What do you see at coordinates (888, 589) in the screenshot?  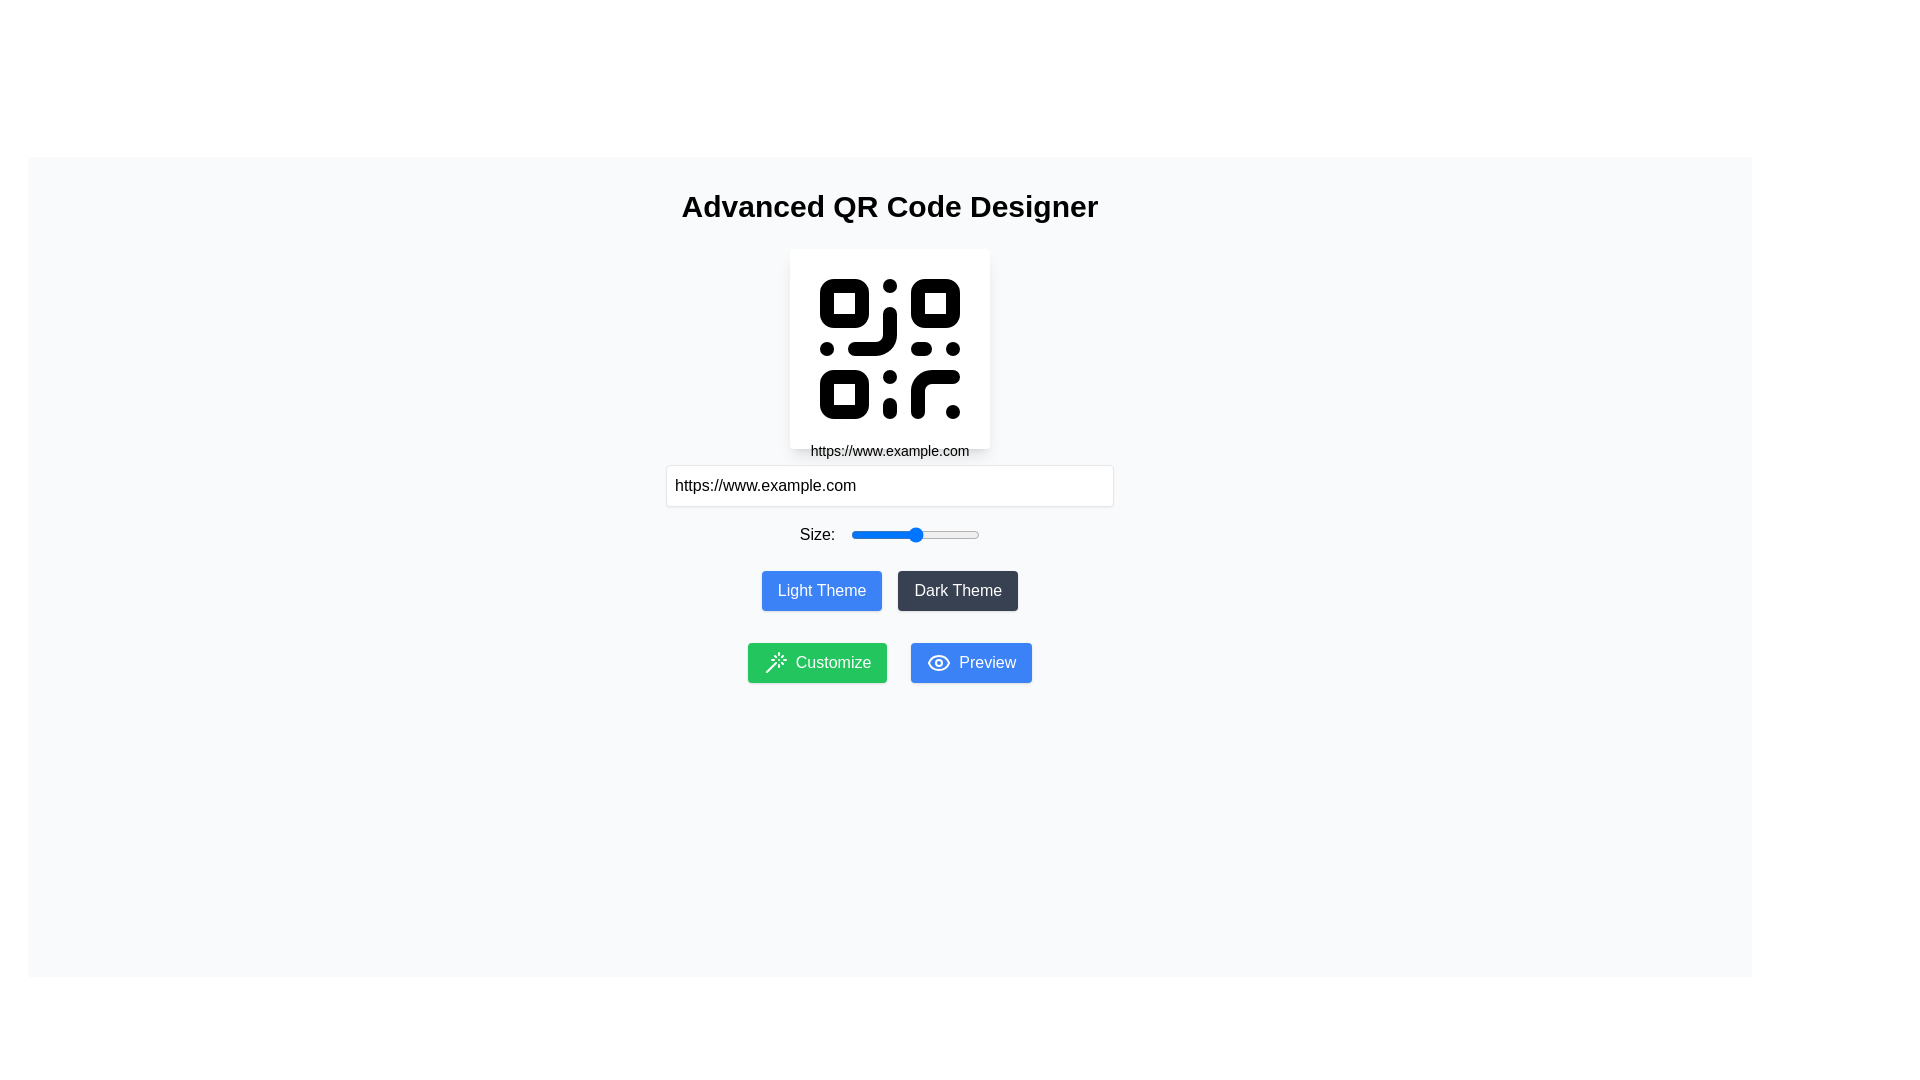 I see `the 'Light Theme' button, which has a blue background with white text` at bounding box center [888, 589].